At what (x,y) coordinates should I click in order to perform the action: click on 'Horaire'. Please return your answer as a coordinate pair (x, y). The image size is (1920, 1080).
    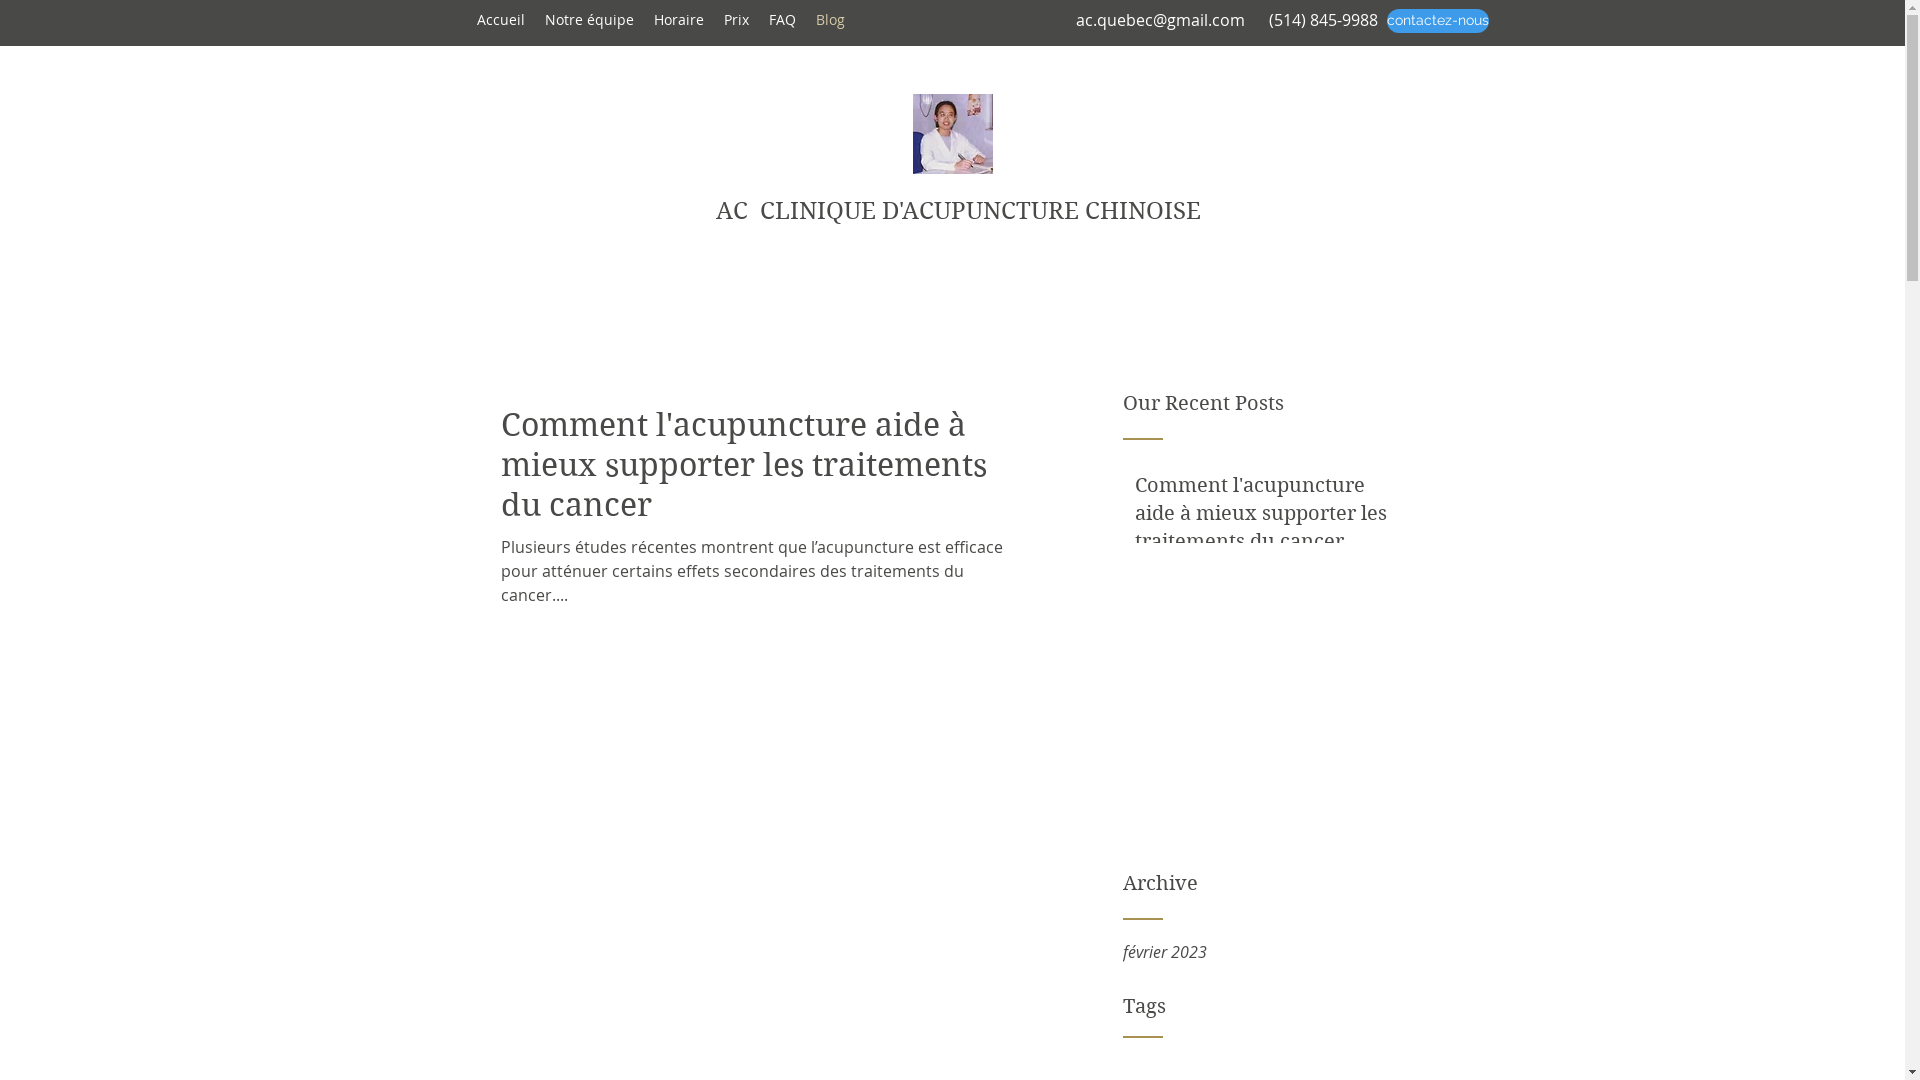
    Looking at the image, I should click on (678, 19).